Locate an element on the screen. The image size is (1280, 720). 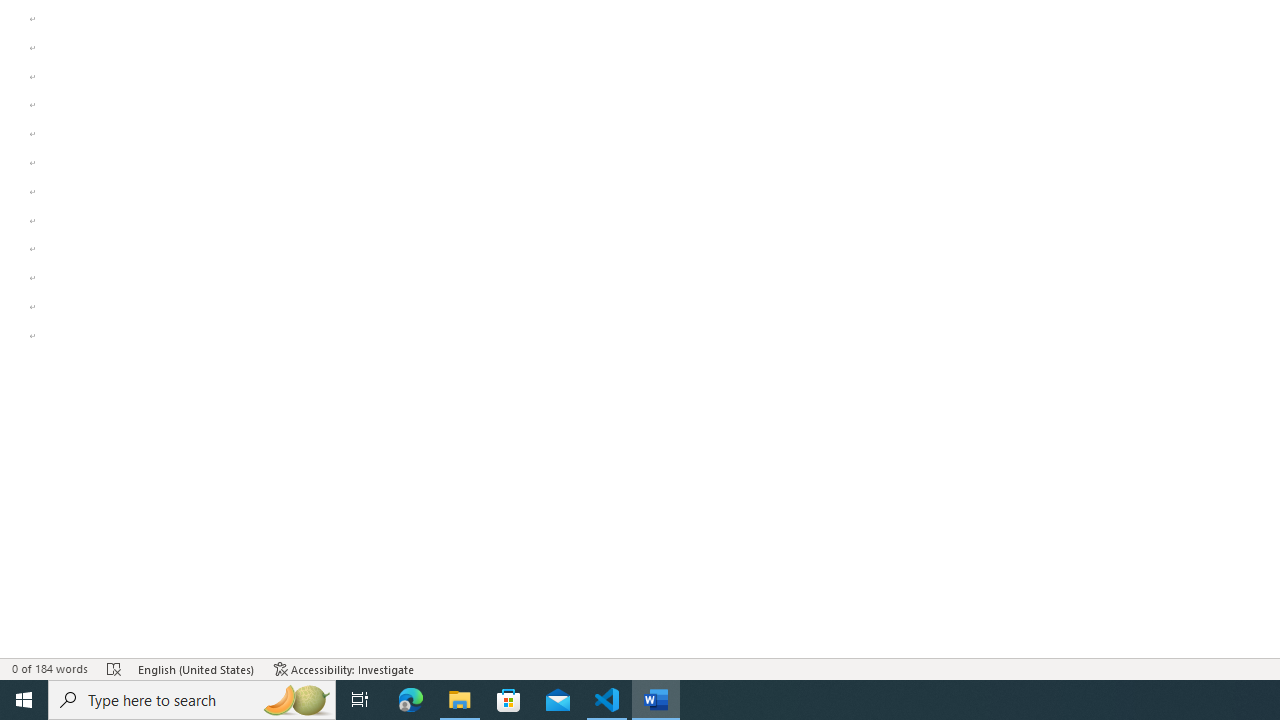
'Spelling and Grammar Check Errors' is located at coordinates (113, 669).